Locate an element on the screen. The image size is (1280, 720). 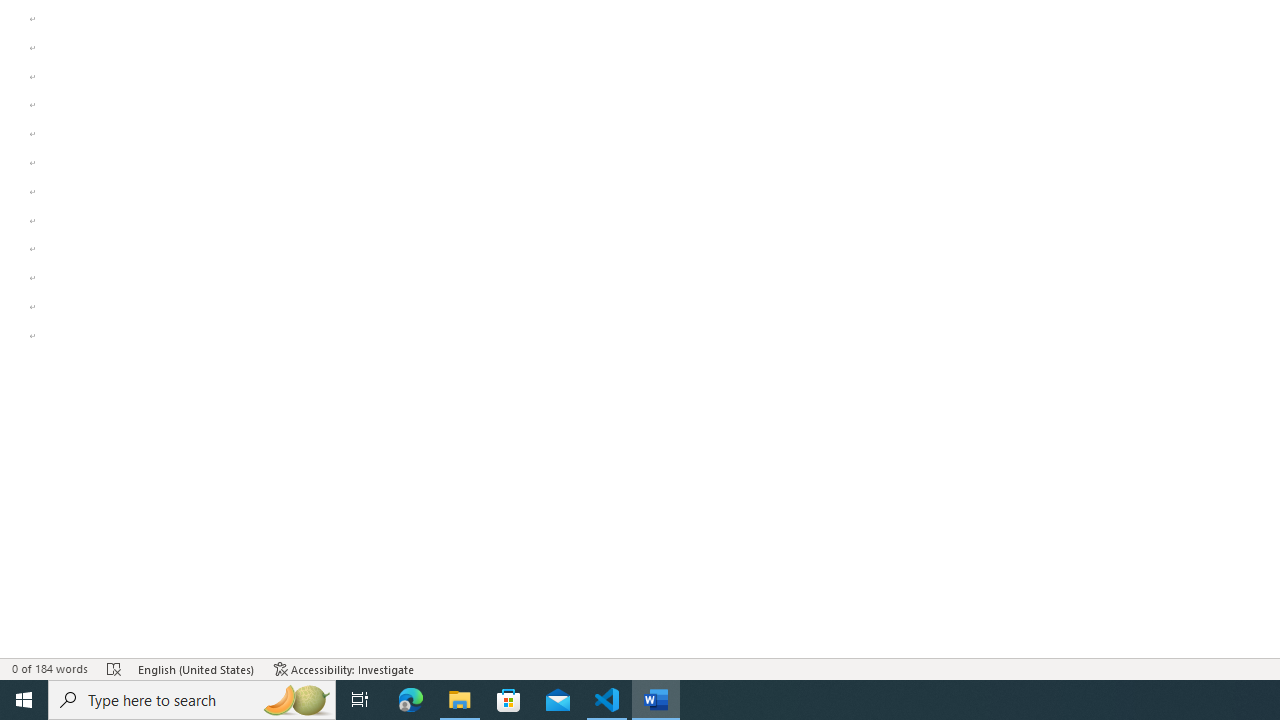
'Spelling and Grammar Check Errors' is located at coordinates (113, 669).